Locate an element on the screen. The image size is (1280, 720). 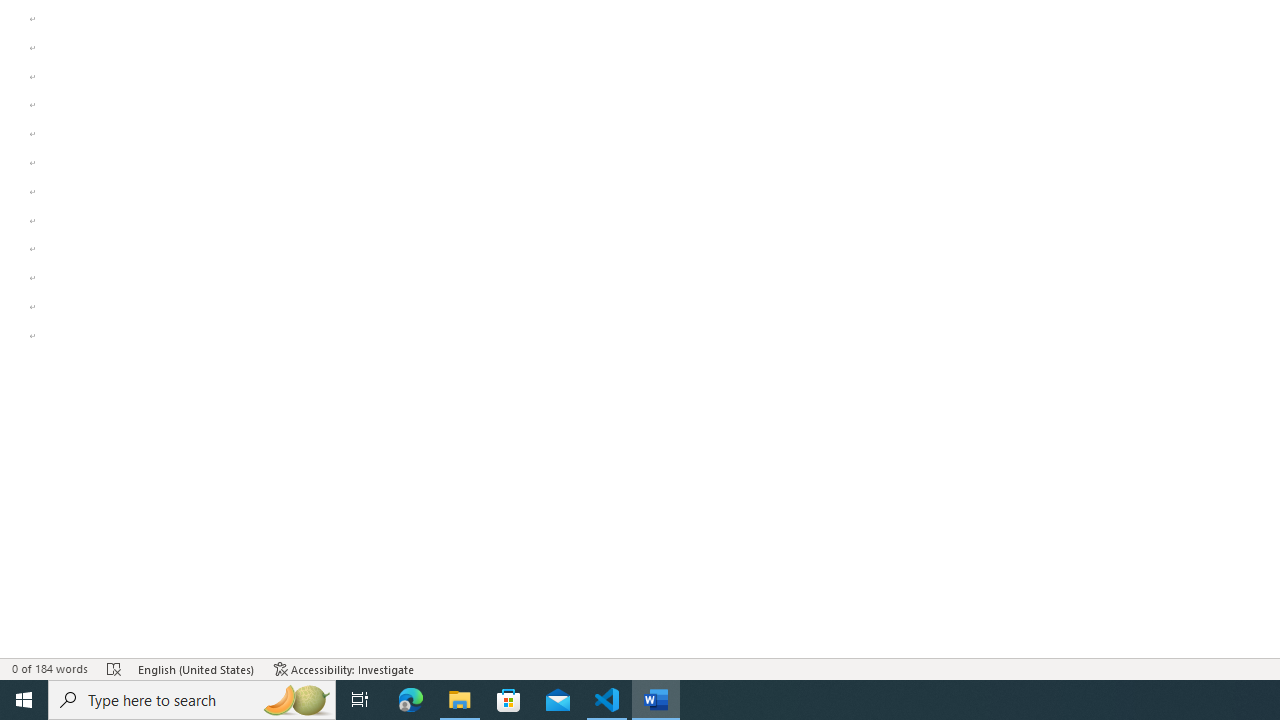
'Spelling and Grammar Check Errors' is located at coordinates (113, 669).